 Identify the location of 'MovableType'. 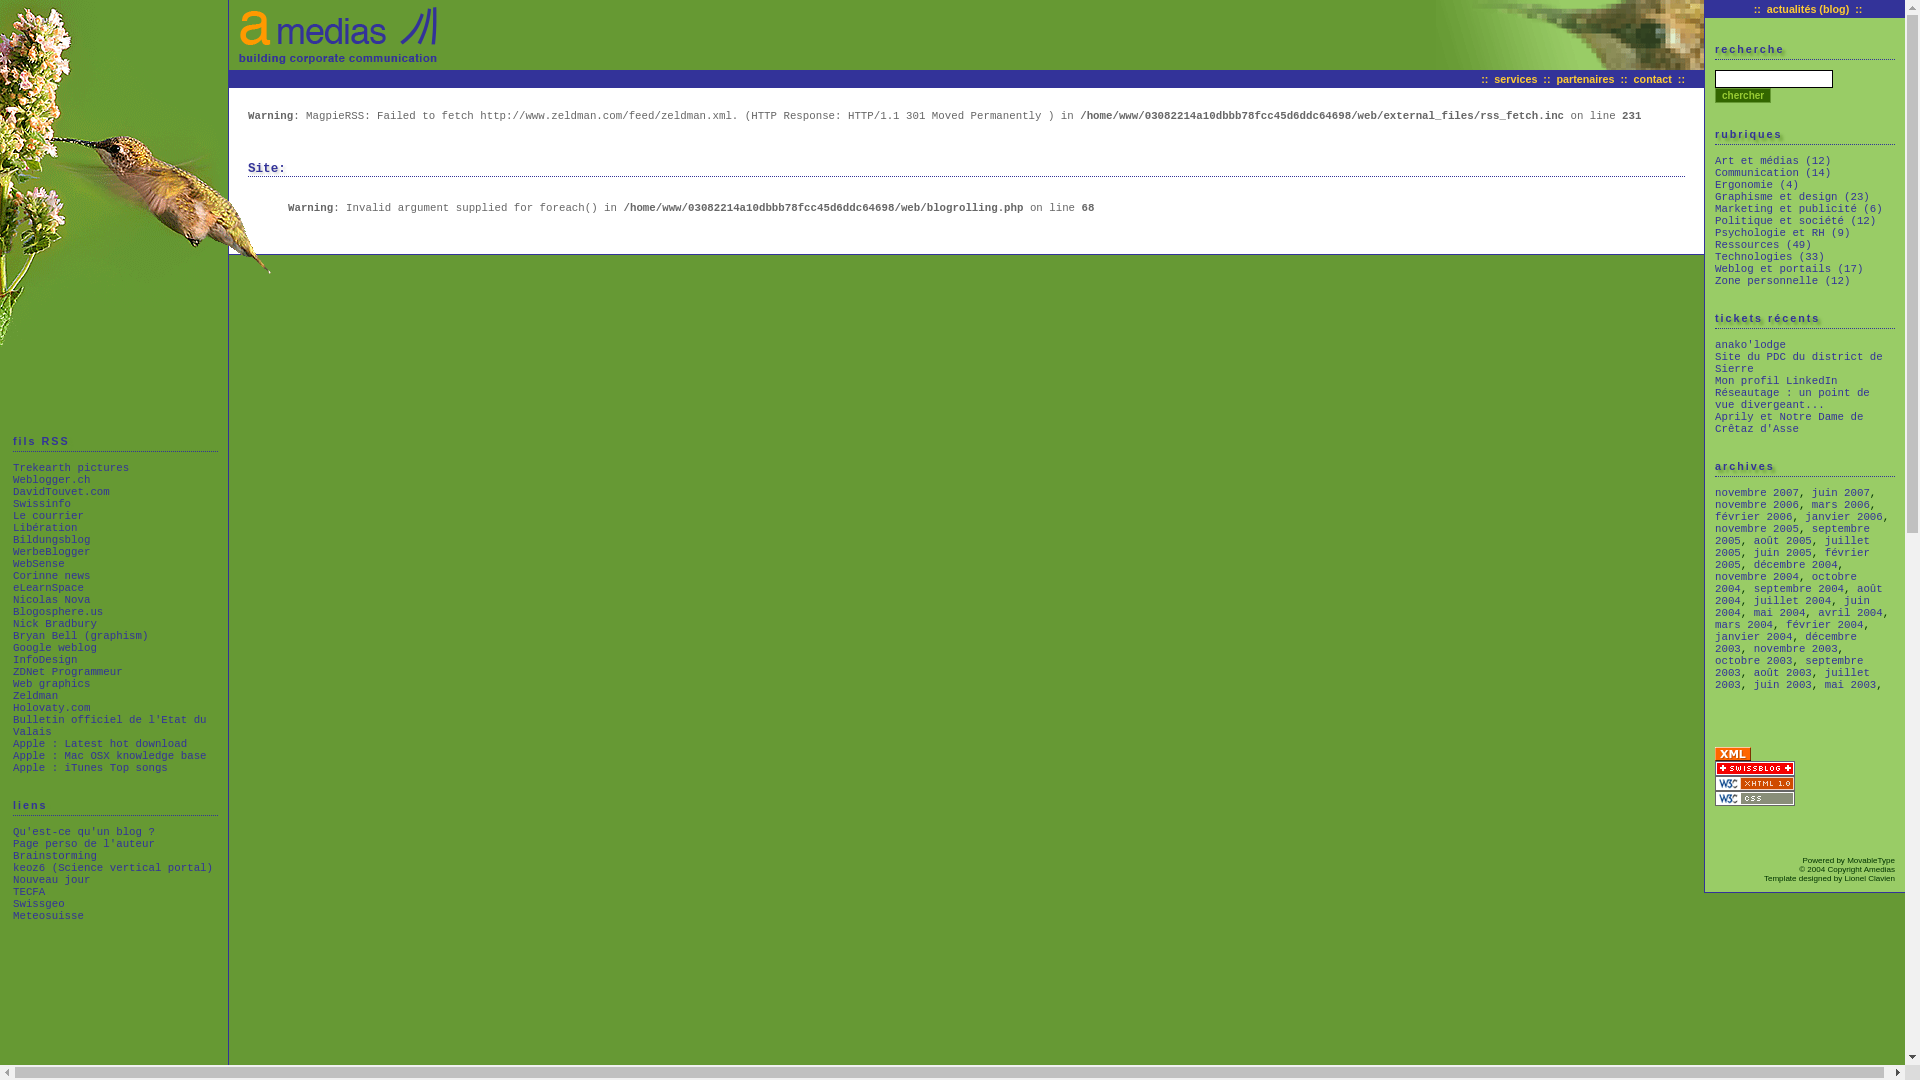
(1846, 859).